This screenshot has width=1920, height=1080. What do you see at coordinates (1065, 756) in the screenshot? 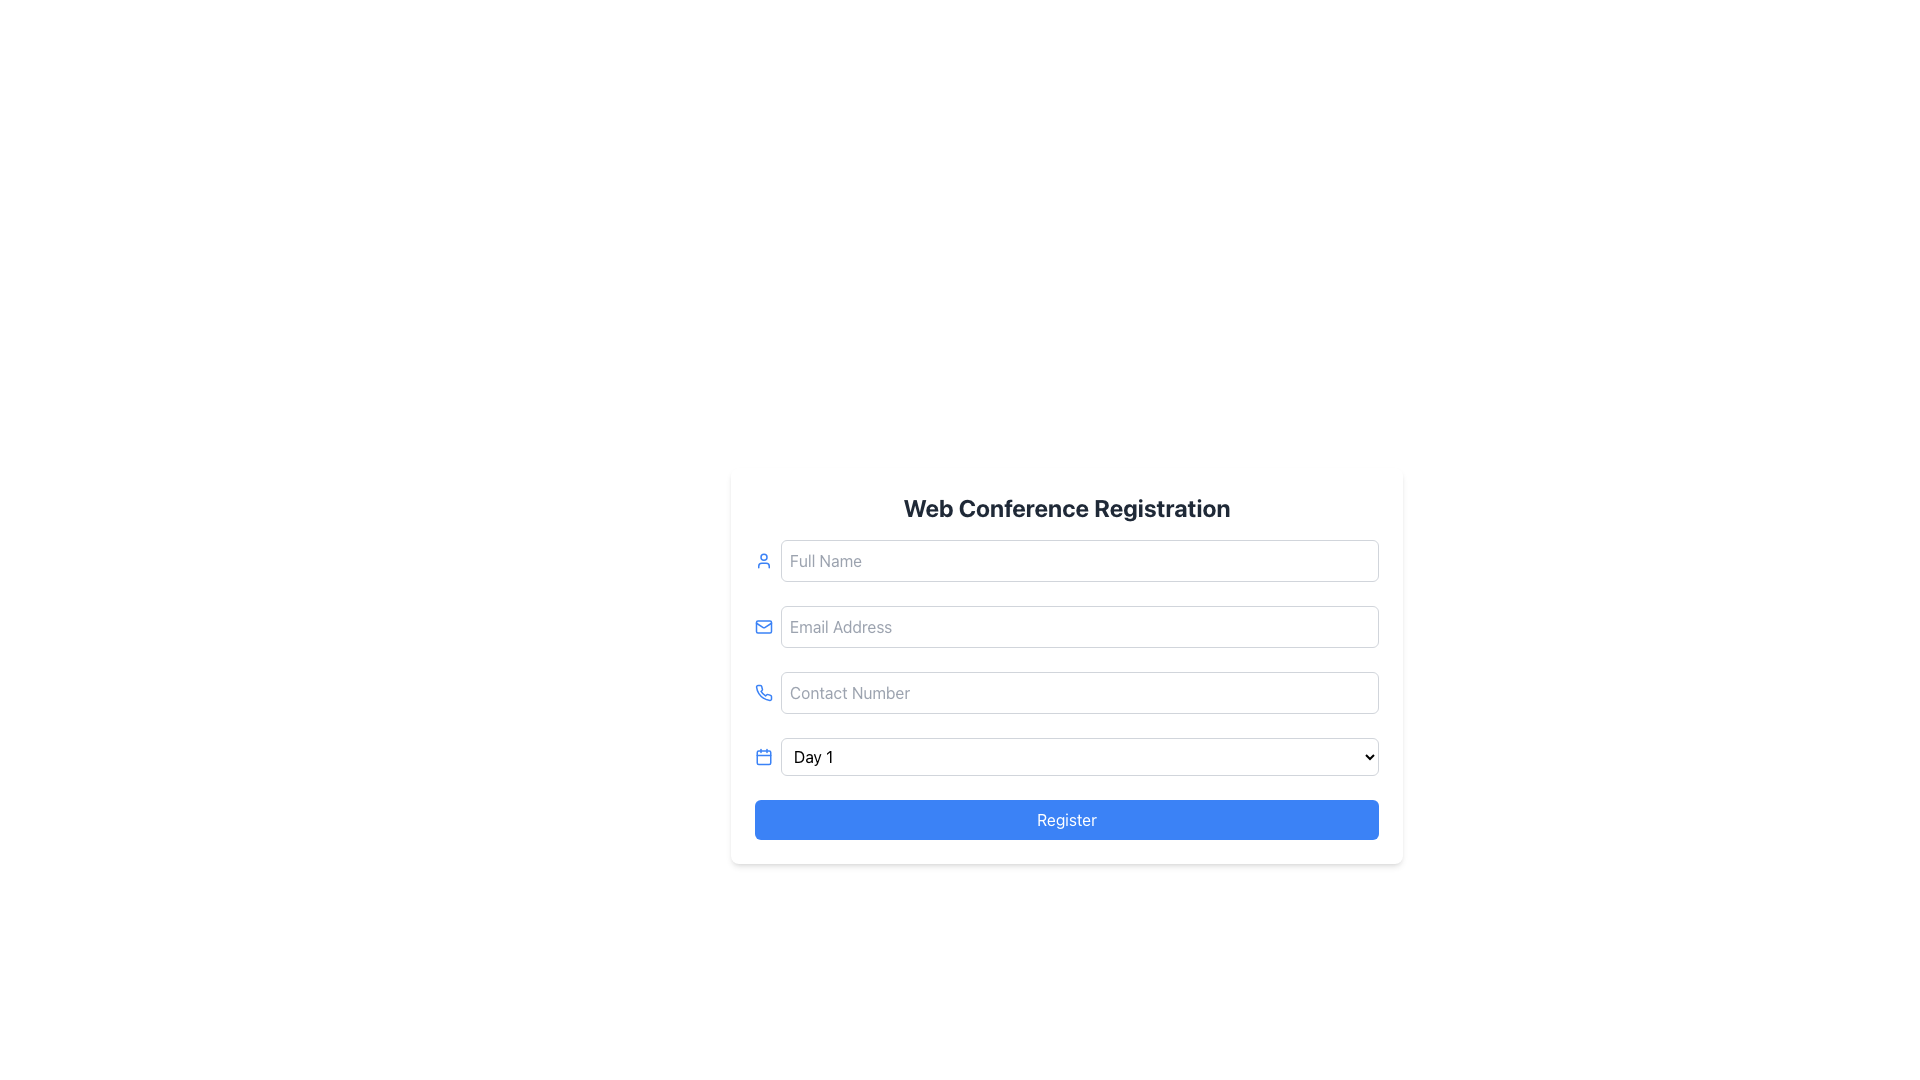
I see `the dropdown menu located below the 'Contact Number' field and above the 'Register' button to select an event day option` at bounding box center [1065, 756].